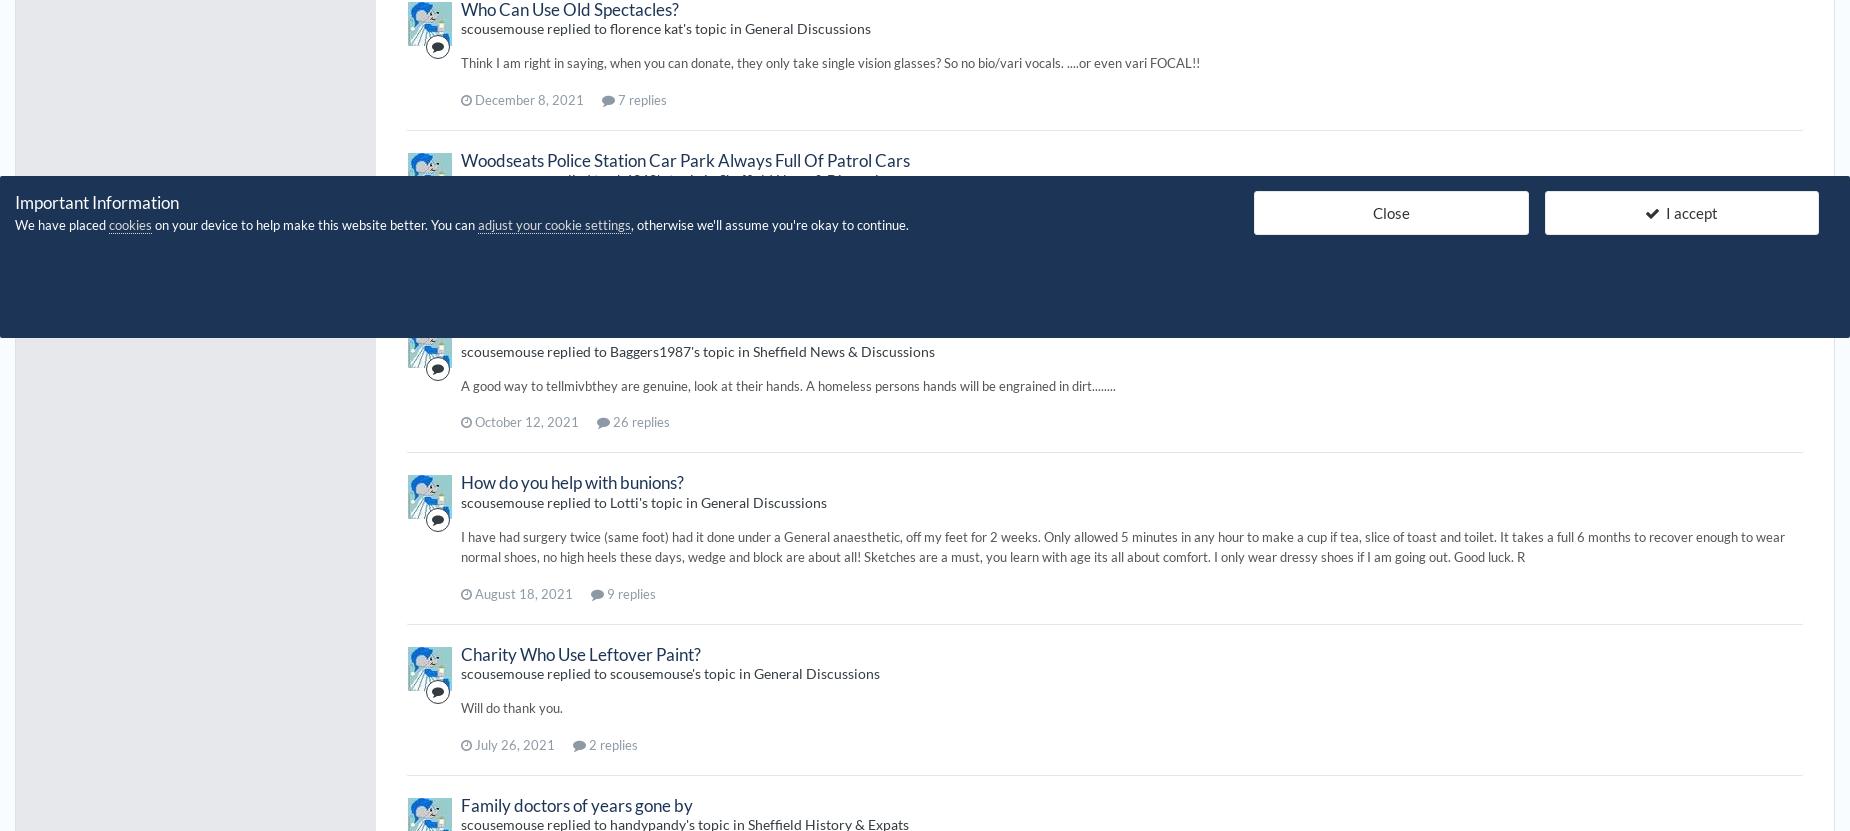 The image size is (1850, 831). Describe the element at coordinates (646, 28) in the screenshot. I see `'florence kat'` at that location.